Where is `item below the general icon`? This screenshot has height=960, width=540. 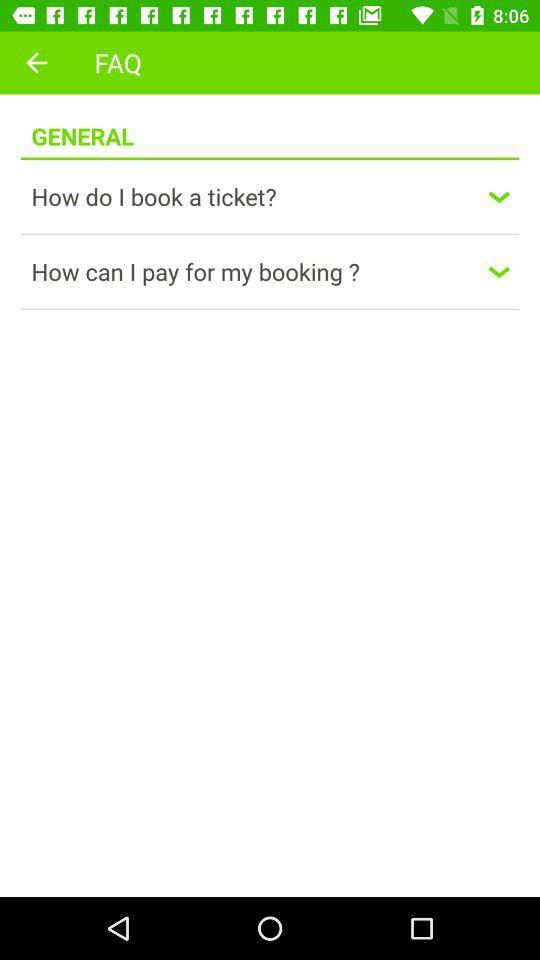
item below the general icon is located at coordinates (270, 157).